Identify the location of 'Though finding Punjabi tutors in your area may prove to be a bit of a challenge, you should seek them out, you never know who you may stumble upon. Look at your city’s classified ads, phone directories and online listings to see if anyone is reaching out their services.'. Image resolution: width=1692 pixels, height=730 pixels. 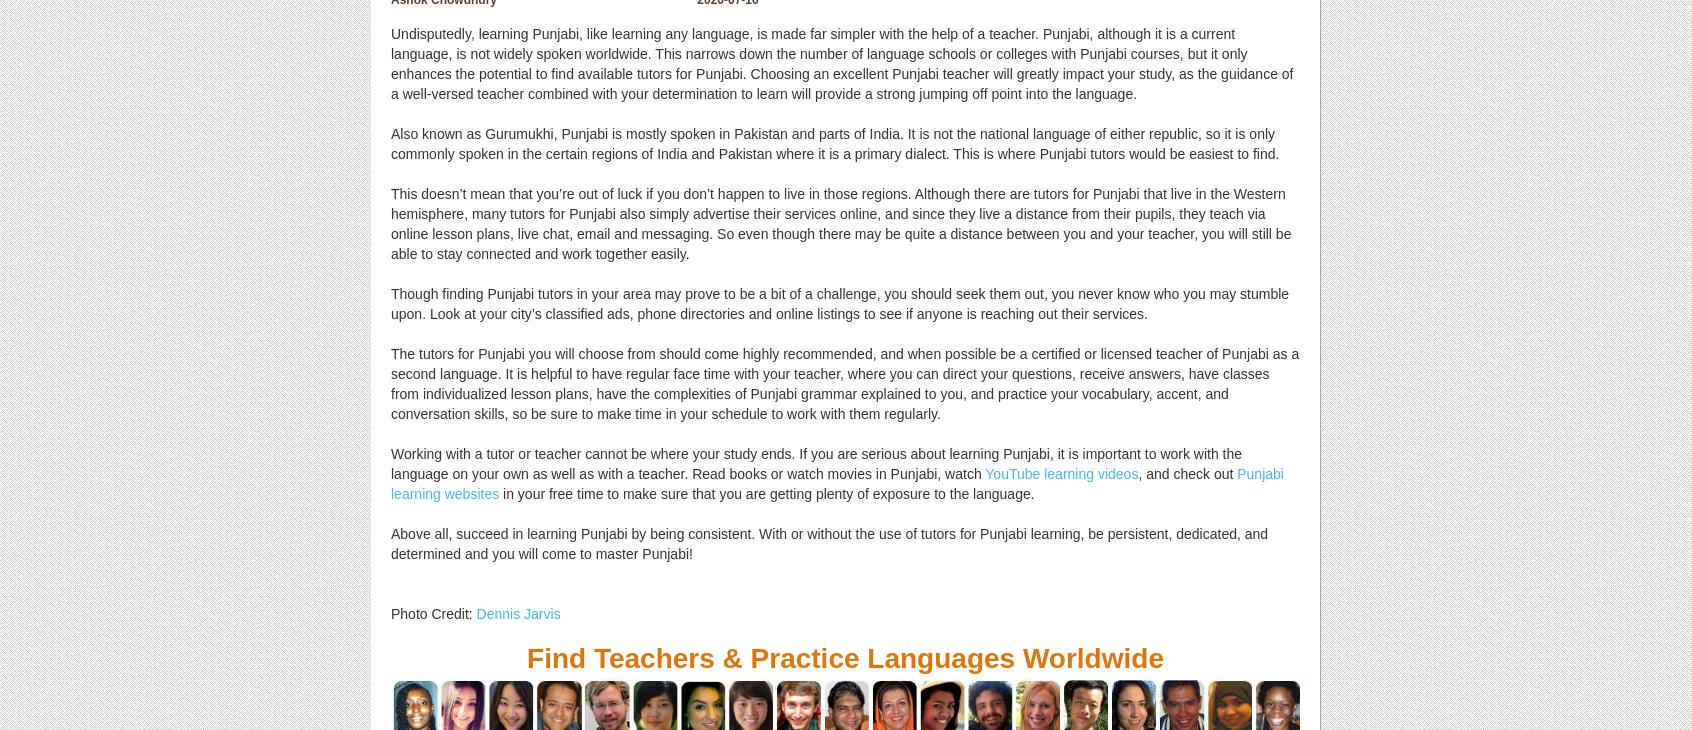
(840, 303).